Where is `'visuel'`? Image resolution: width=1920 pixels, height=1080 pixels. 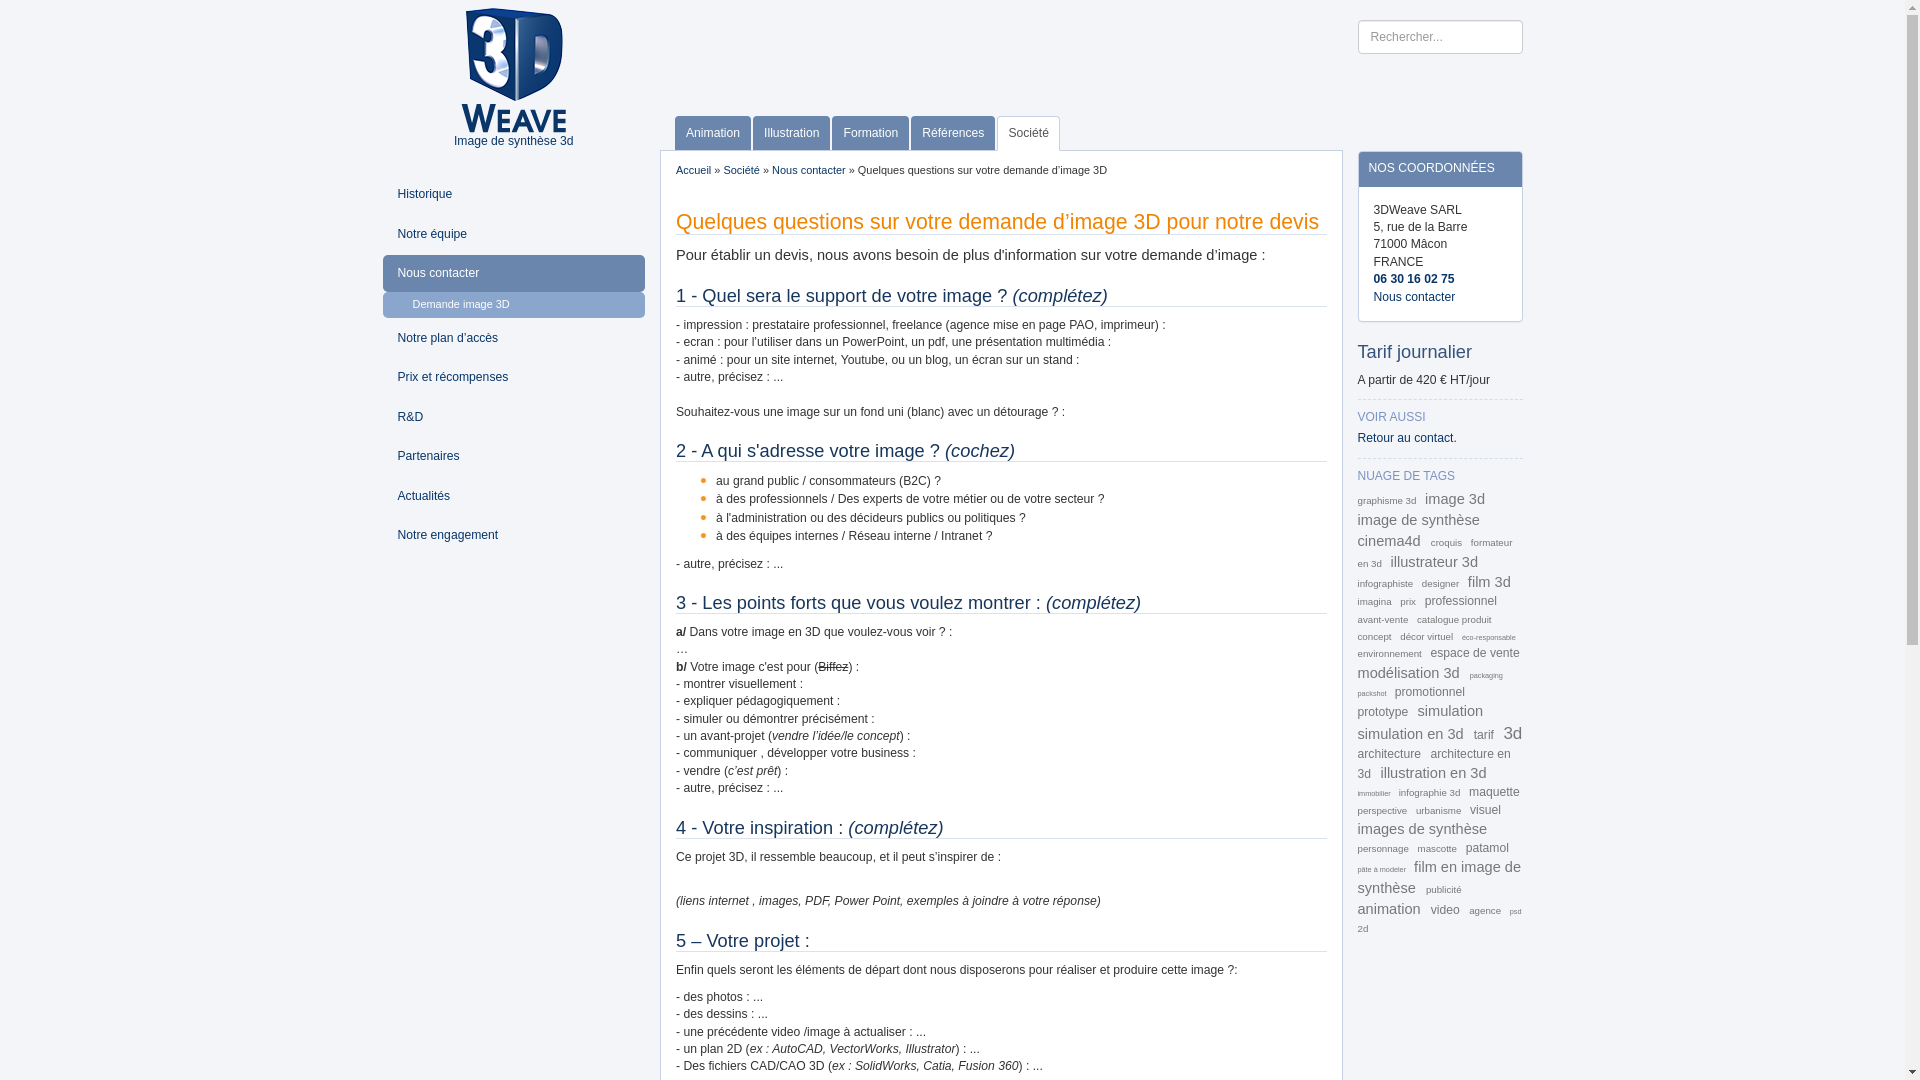
'visuel' is located at coordinates (1469, 810).